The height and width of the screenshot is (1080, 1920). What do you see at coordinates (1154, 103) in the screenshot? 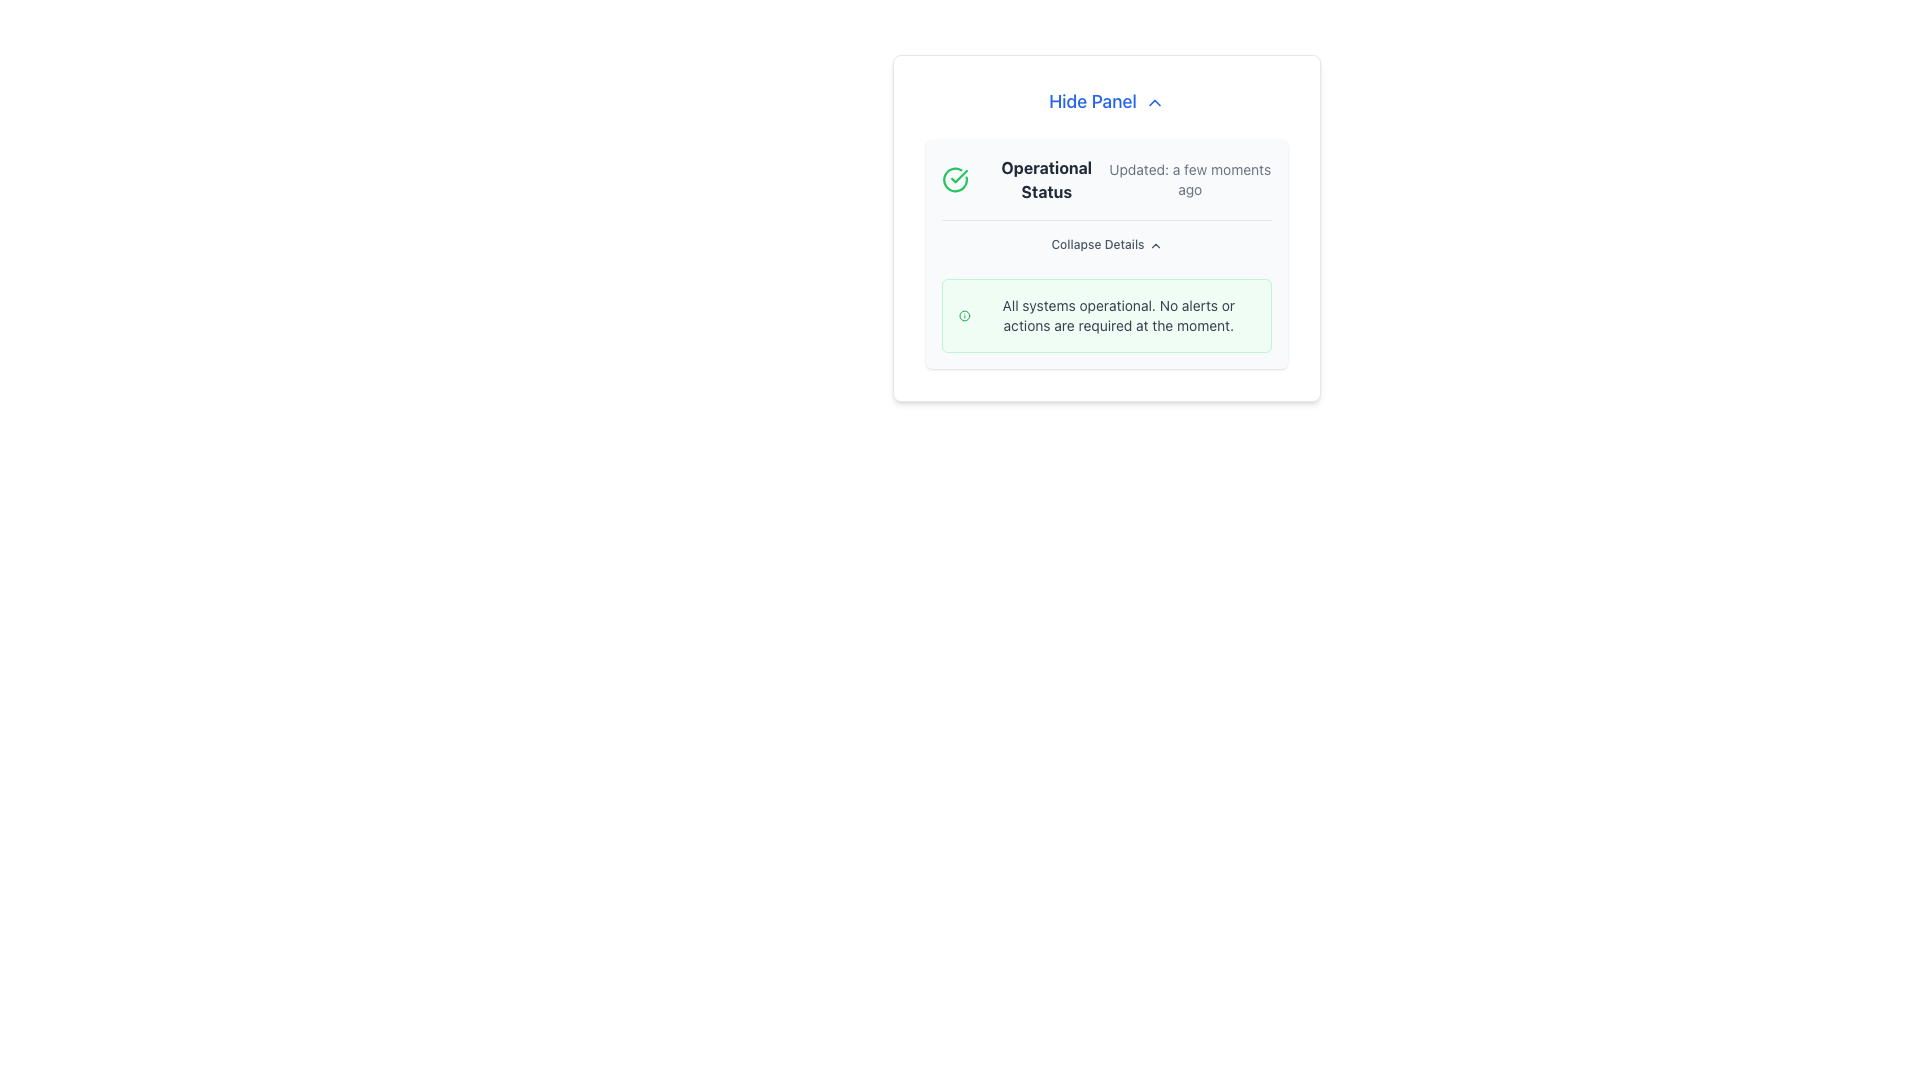
I see `the upward-pointing chevron icon next to the 'Hide Panel' text` at bounding box center [1154, 103].